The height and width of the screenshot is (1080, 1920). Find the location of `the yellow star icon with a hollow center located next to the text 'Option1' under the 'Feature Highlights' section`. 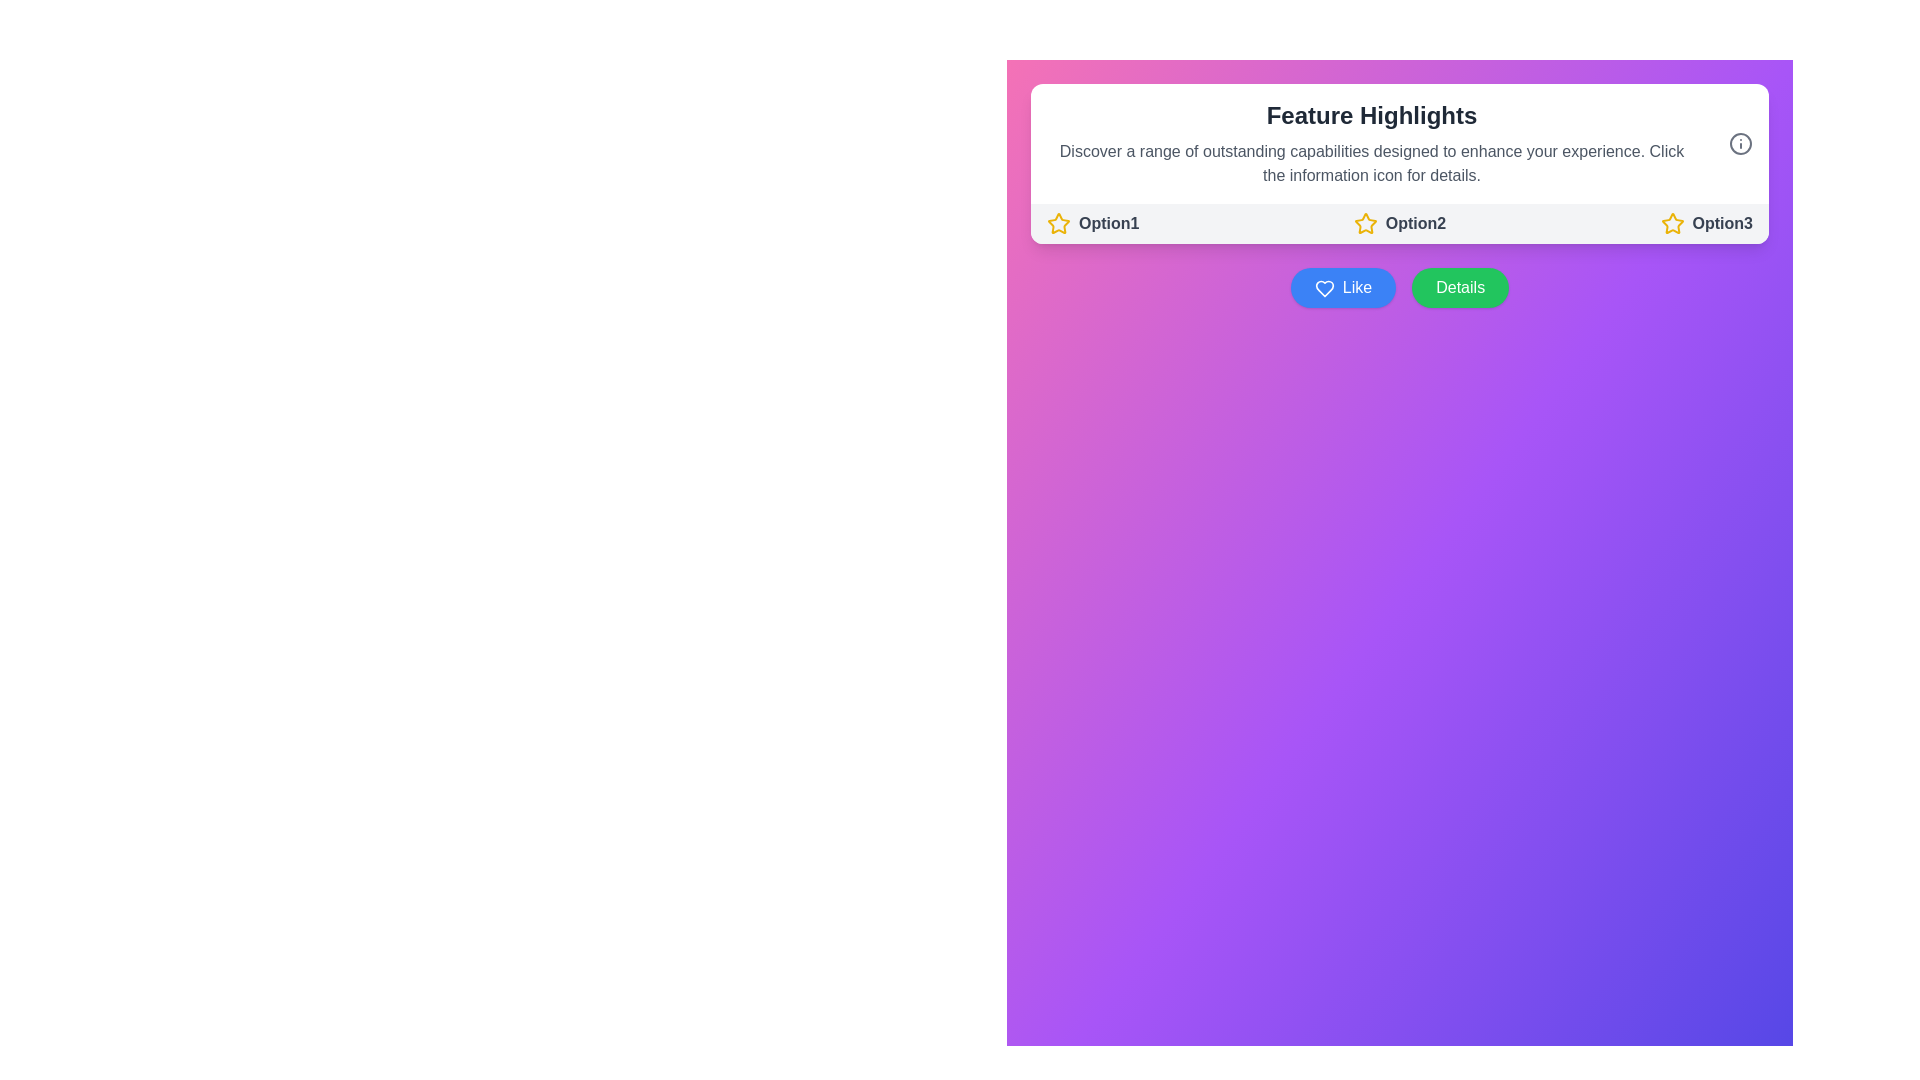

the yellow star icon with a hollow center located next to the text 'Option1' under the 'Feature Highlights' section is located at coordinates (1058, 223).